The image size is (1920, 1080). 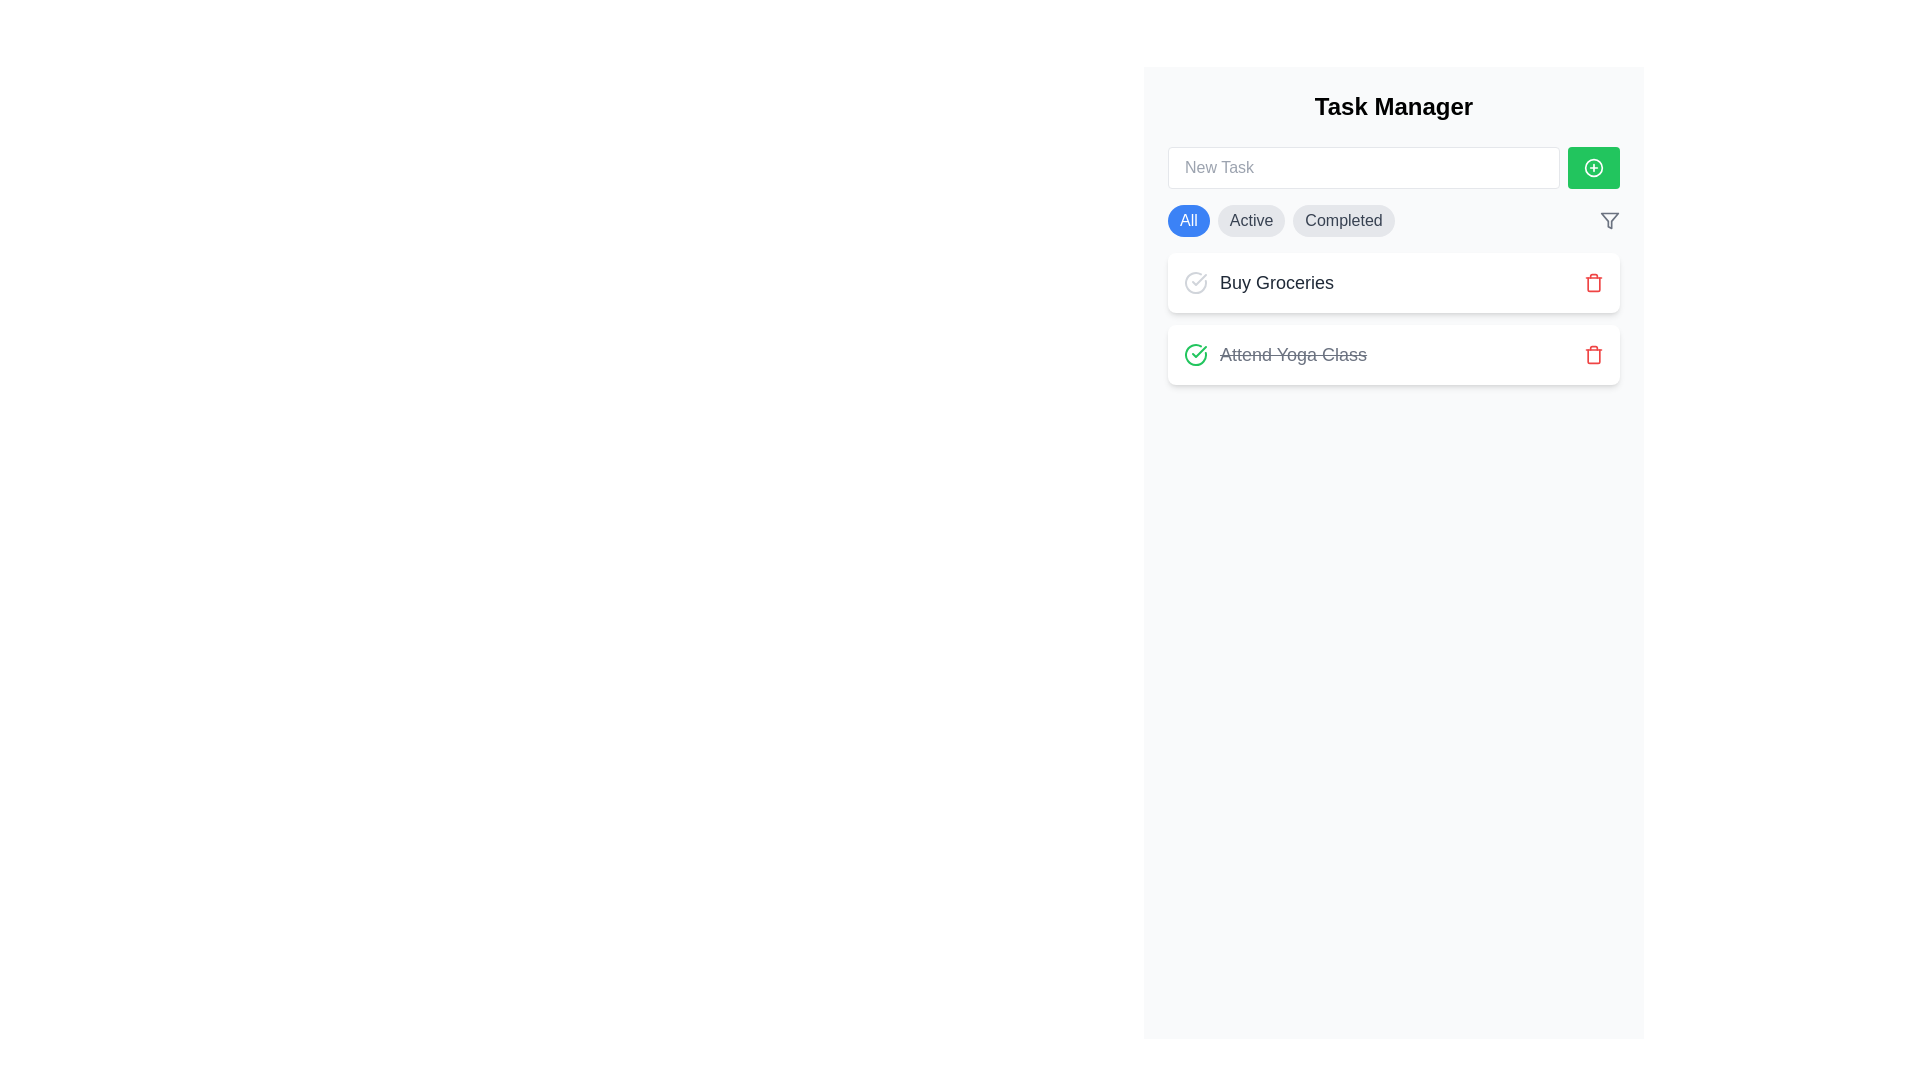 I want to click on the first task card in the task management application, which is positioned above the 'Attend Yoga Class' card, so click(x=1392, y=282).